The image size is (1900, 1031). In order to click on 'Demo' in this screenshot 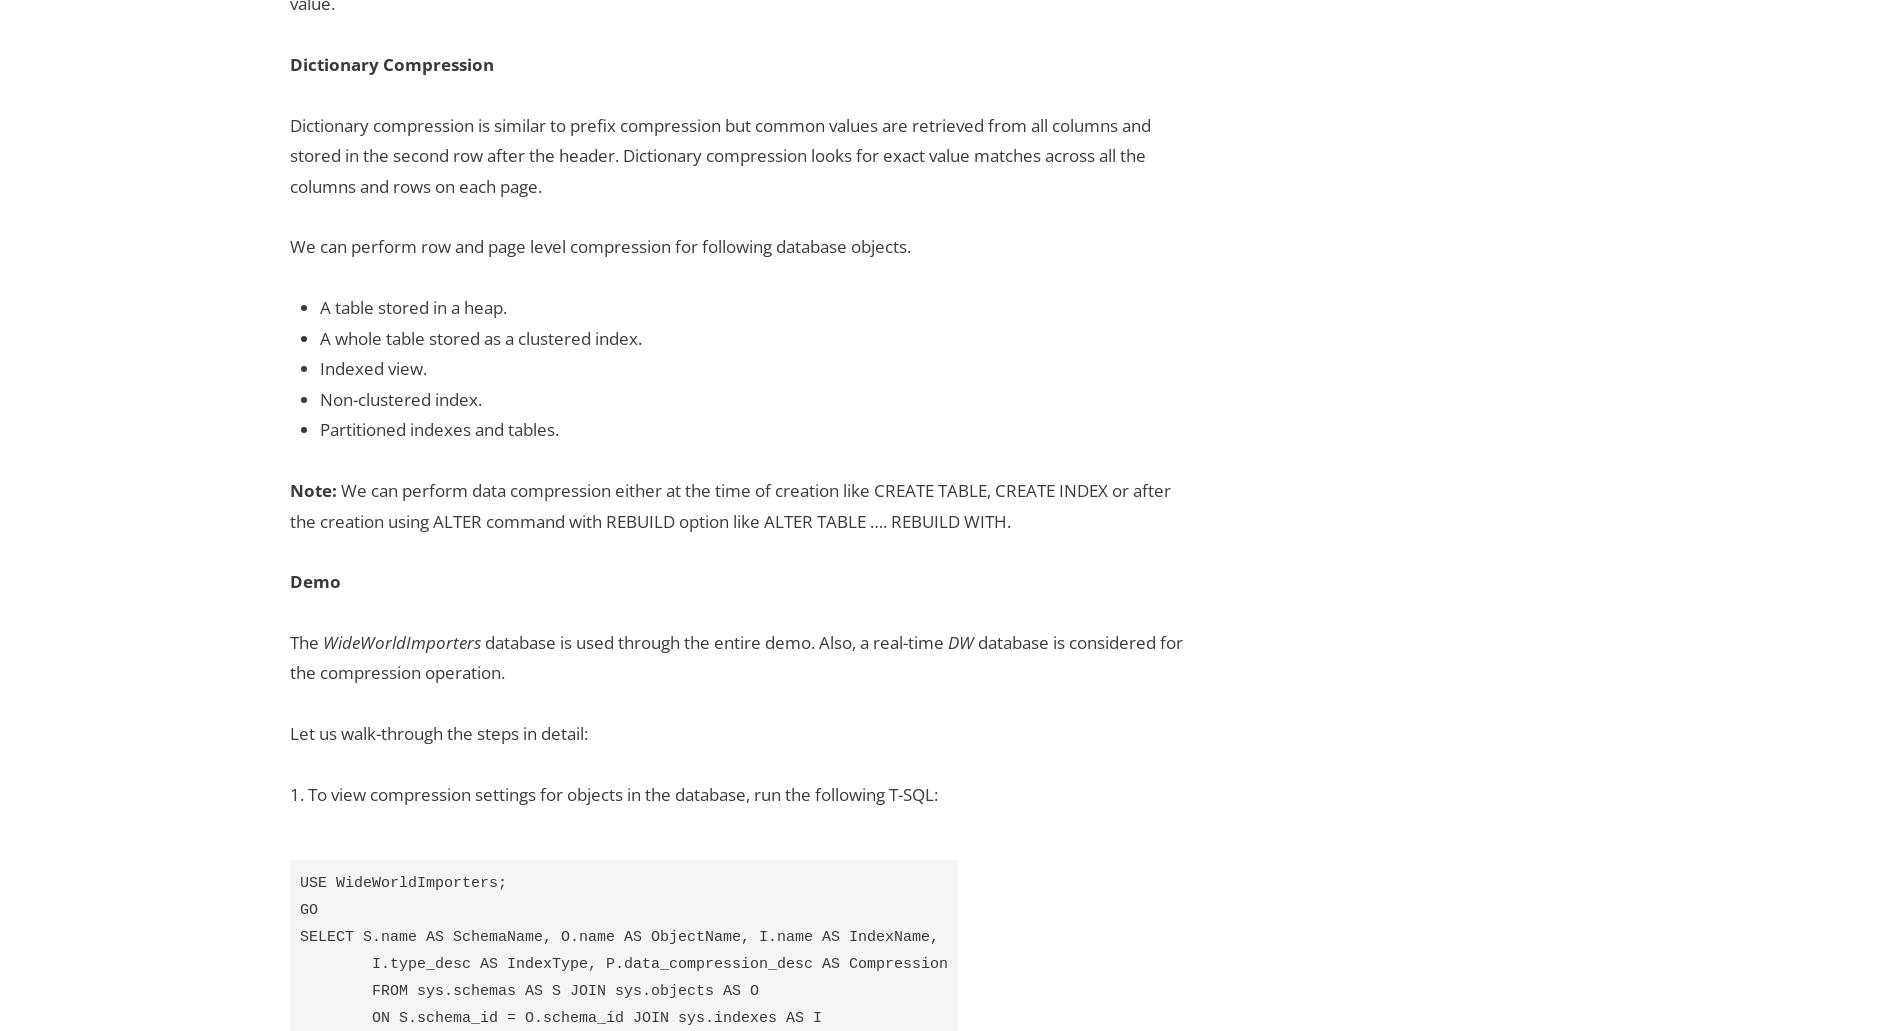, I will do `click(314, 580)`.